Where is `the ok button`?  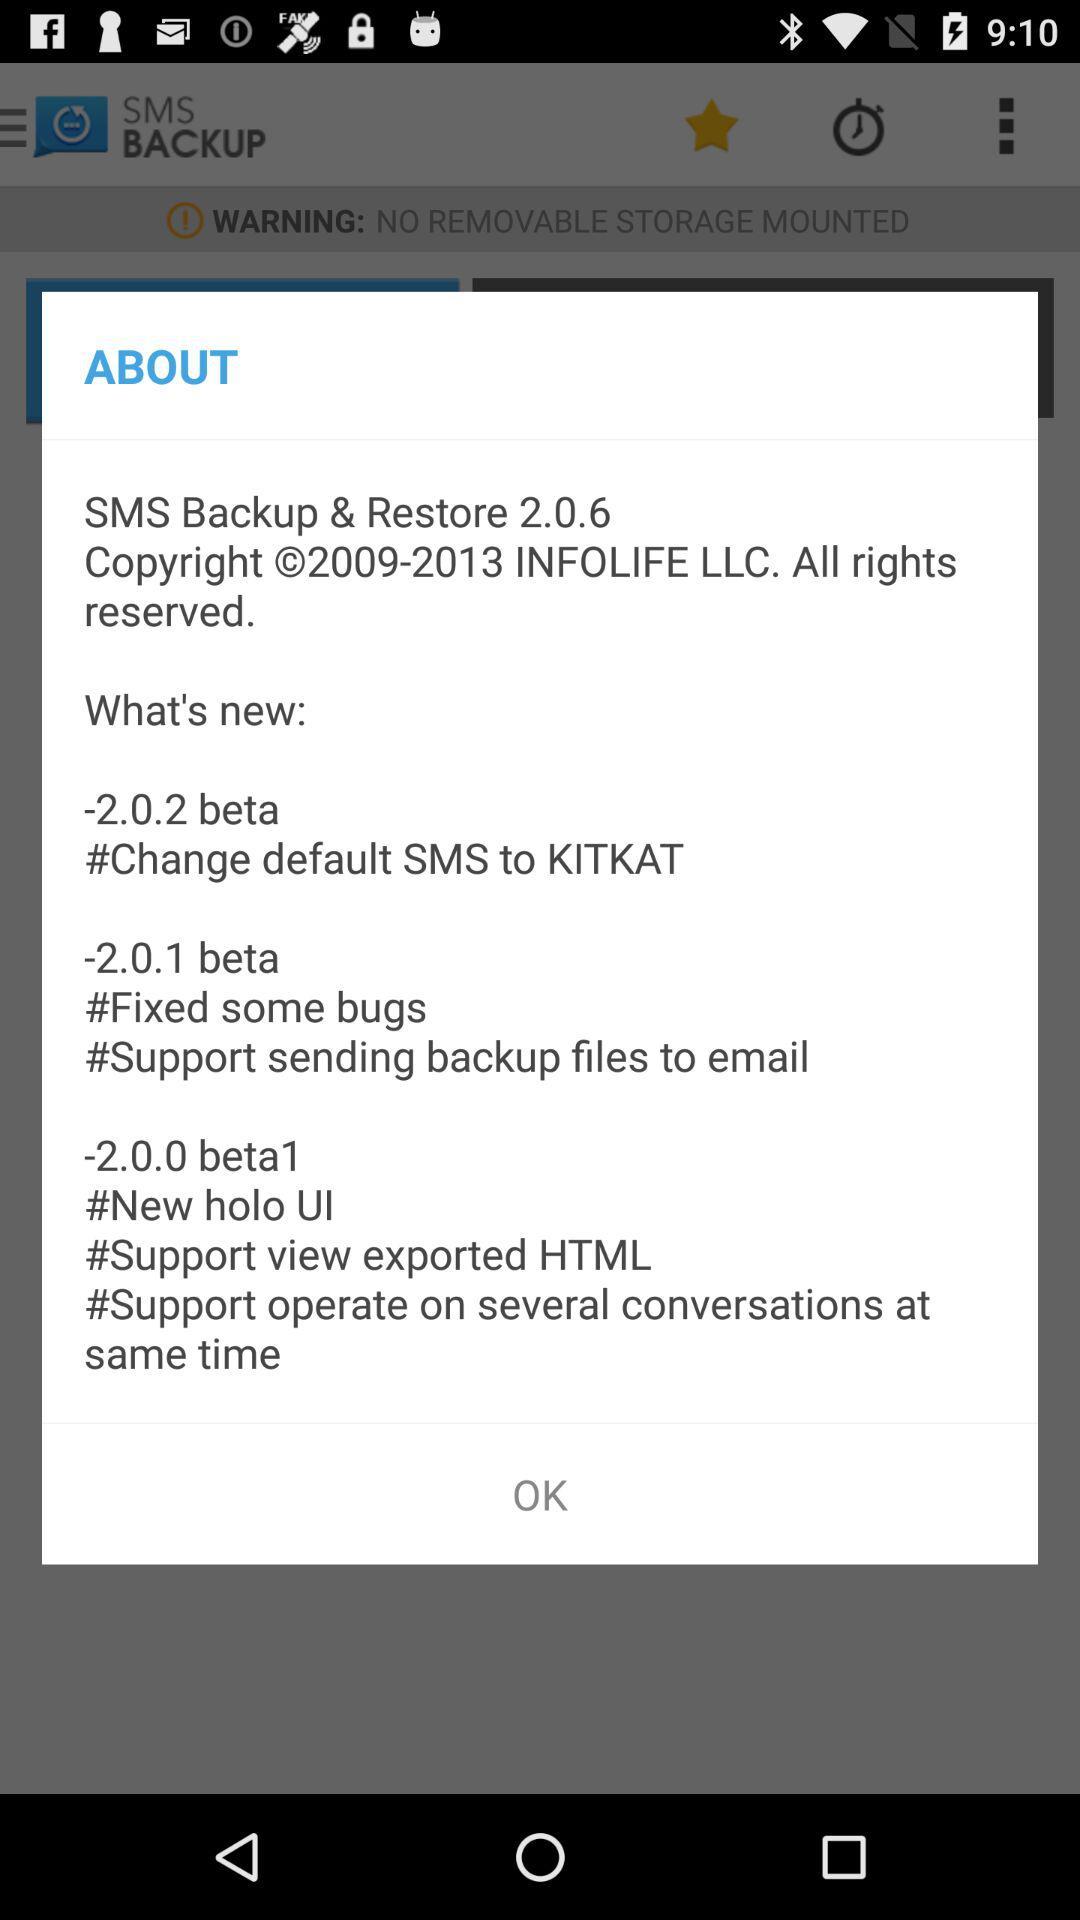 the ok button is located at coordinates (540, 1493).